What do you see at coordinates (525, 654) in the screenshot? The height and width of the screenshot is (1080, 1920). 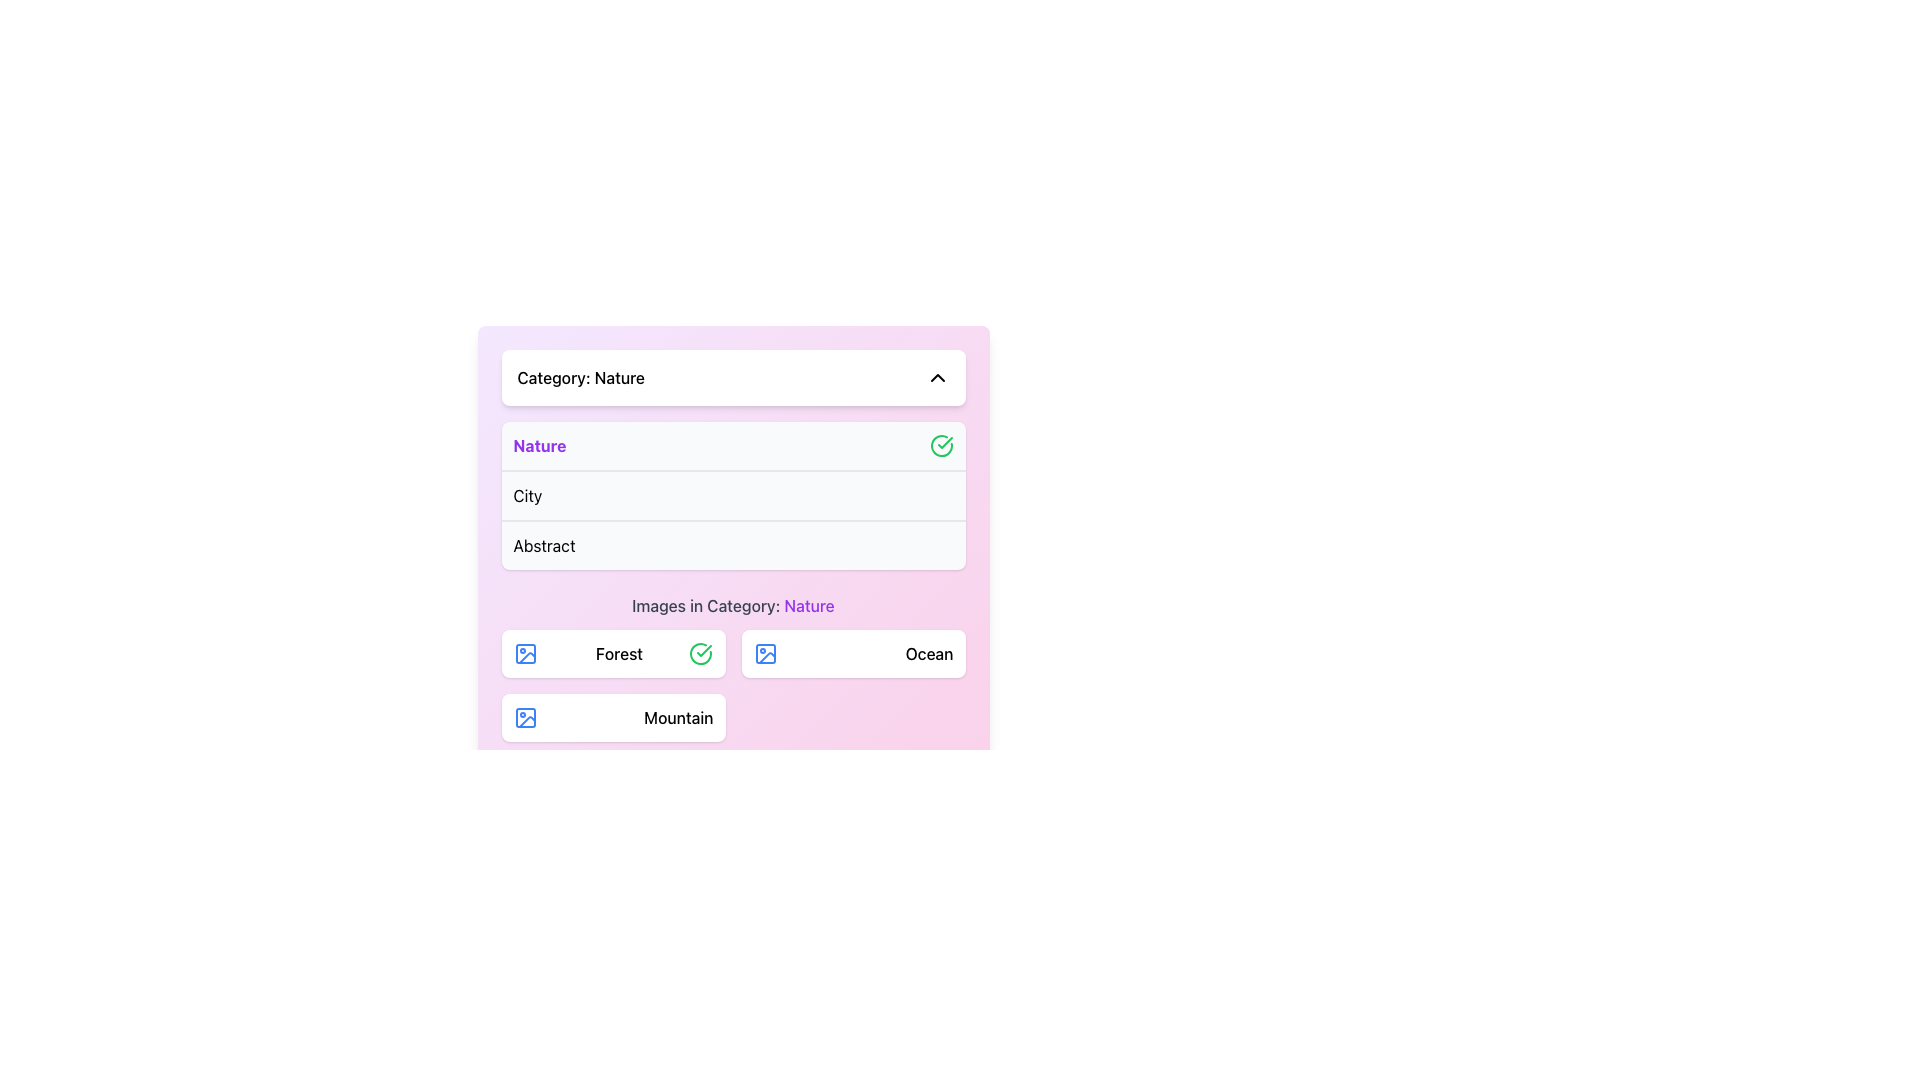 I see `the icon representing images in the 'Forest' category, which is aligned horizontally with the text 'Forest' and a green checkmark icon` at bounding box center [525, 654].